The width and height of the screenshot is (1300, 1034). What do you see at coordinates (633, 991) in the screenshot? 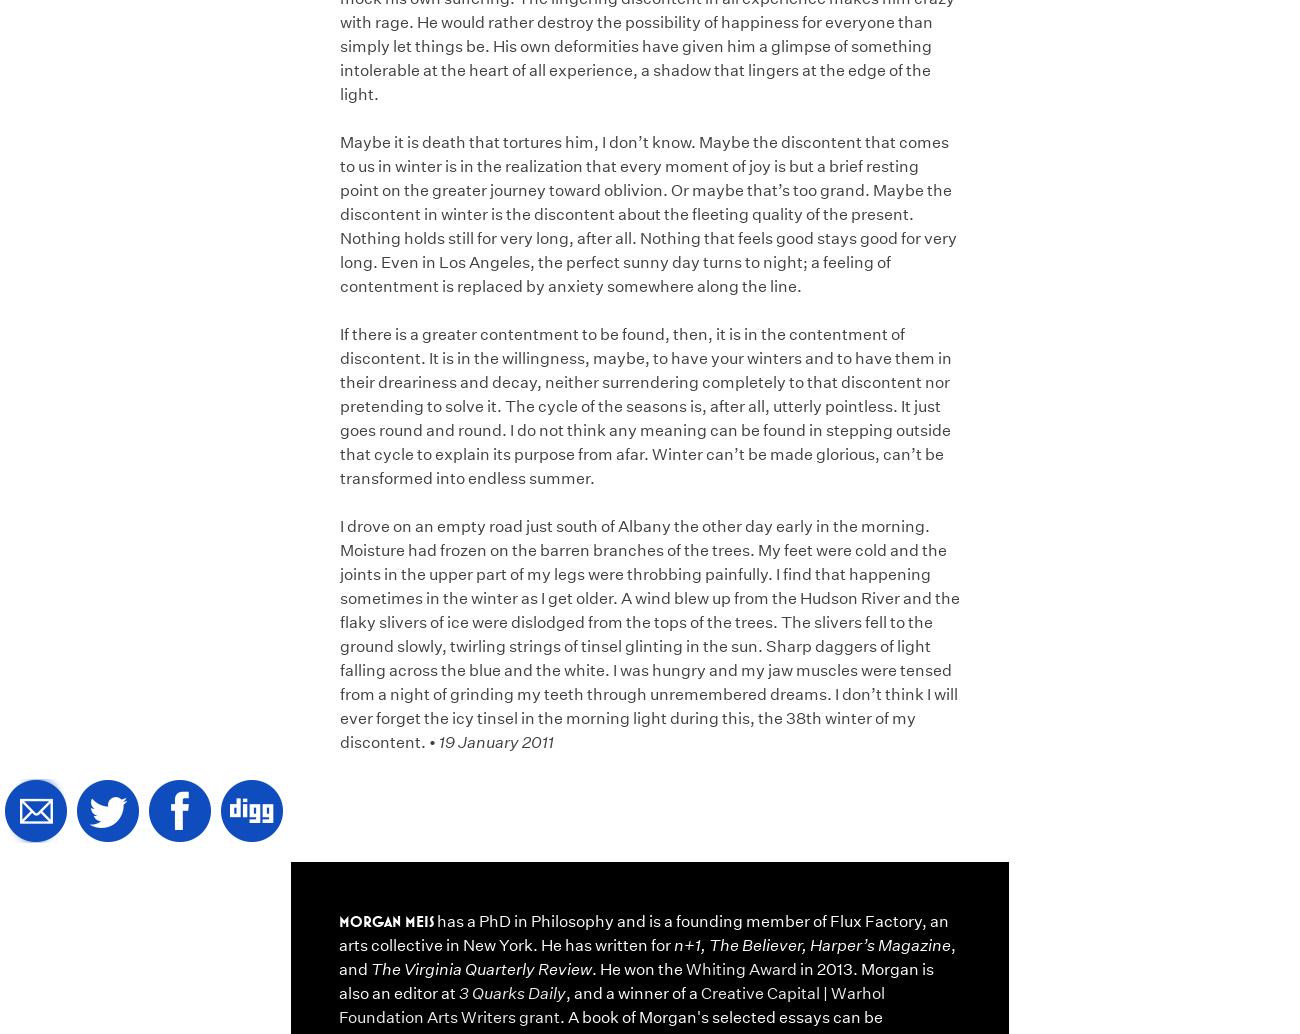
I see `', and a winner of a'` at bounding box center [633, 991].